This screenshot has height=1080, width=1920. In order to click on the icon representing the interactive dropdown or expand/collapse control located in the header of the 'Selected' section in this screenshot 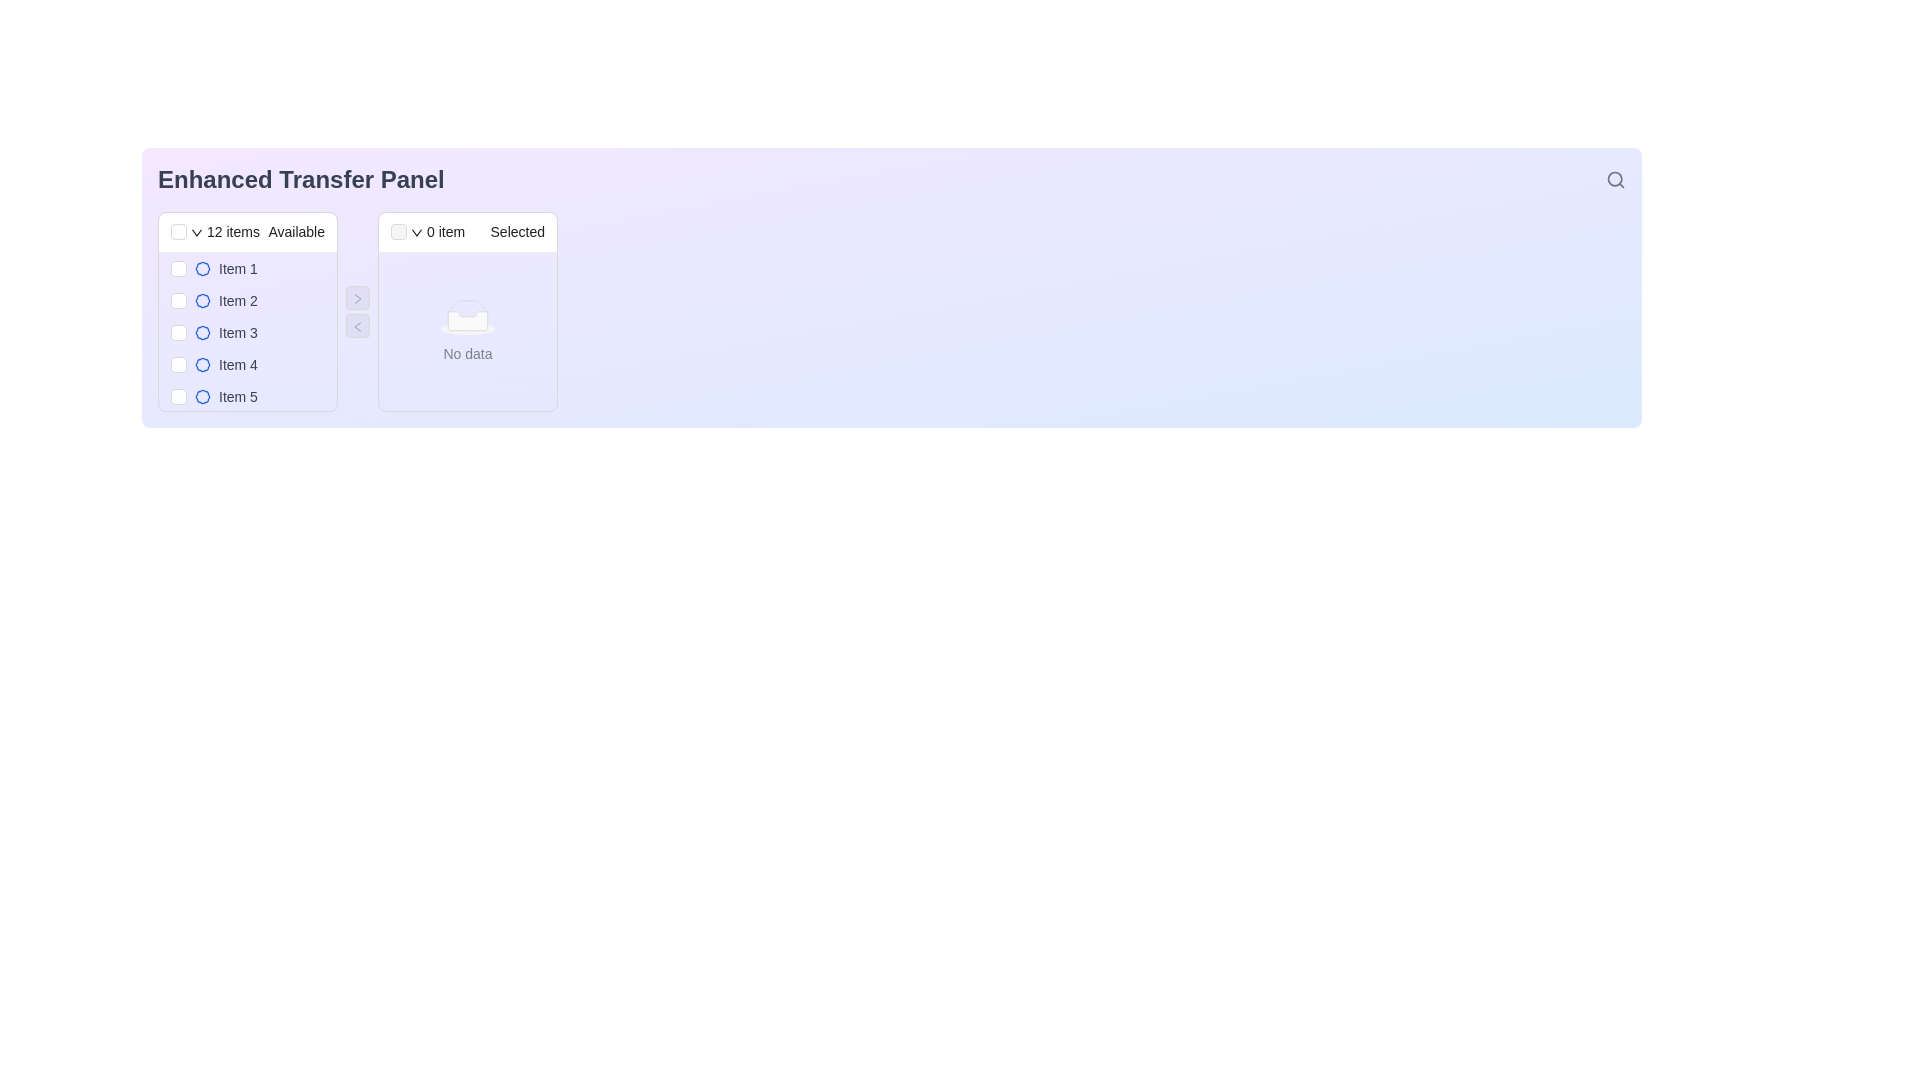, I will do `click(416, 231)`.